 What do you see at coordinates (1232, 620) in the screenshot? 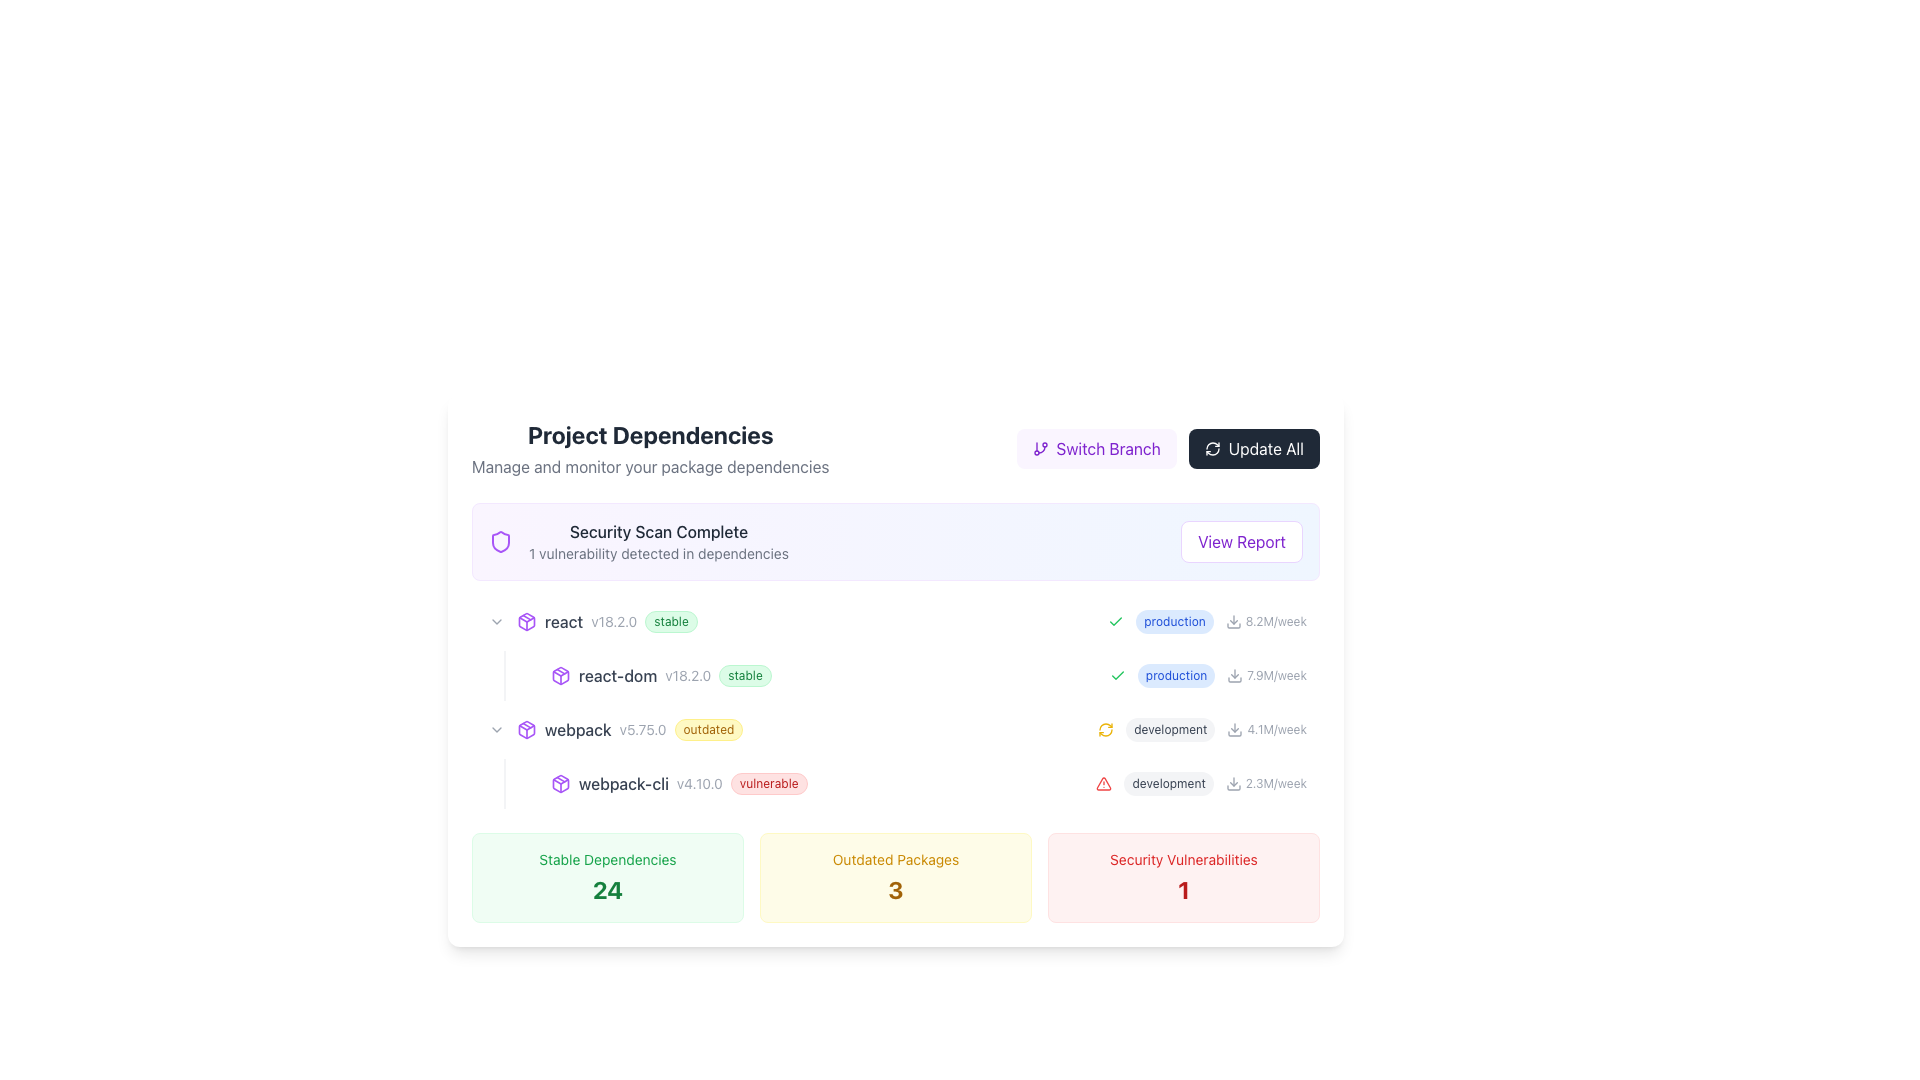
I see `the presence of the download icon that represents download-related data, specifically showing '8.2M/week'` at bounding box center [1232, 620].